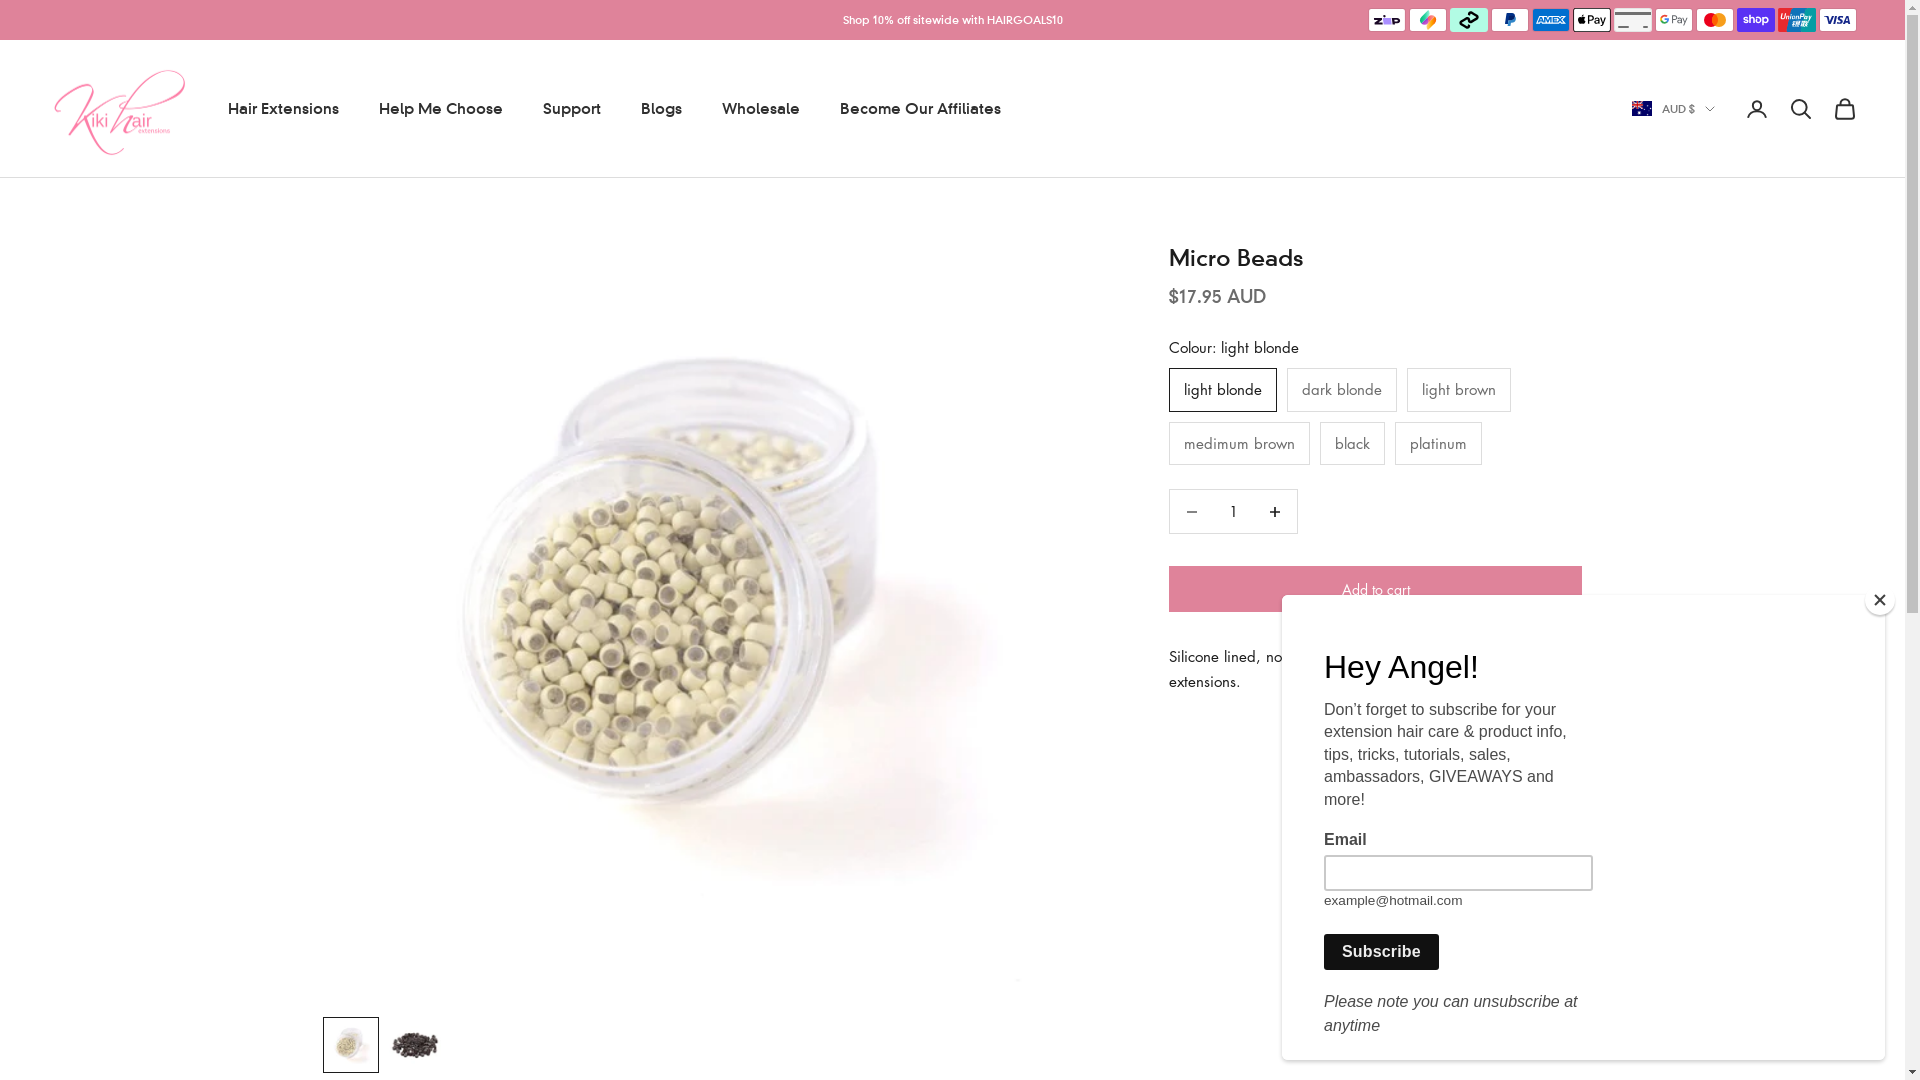  I want to click on 'Wholesale', so click(720, 108).